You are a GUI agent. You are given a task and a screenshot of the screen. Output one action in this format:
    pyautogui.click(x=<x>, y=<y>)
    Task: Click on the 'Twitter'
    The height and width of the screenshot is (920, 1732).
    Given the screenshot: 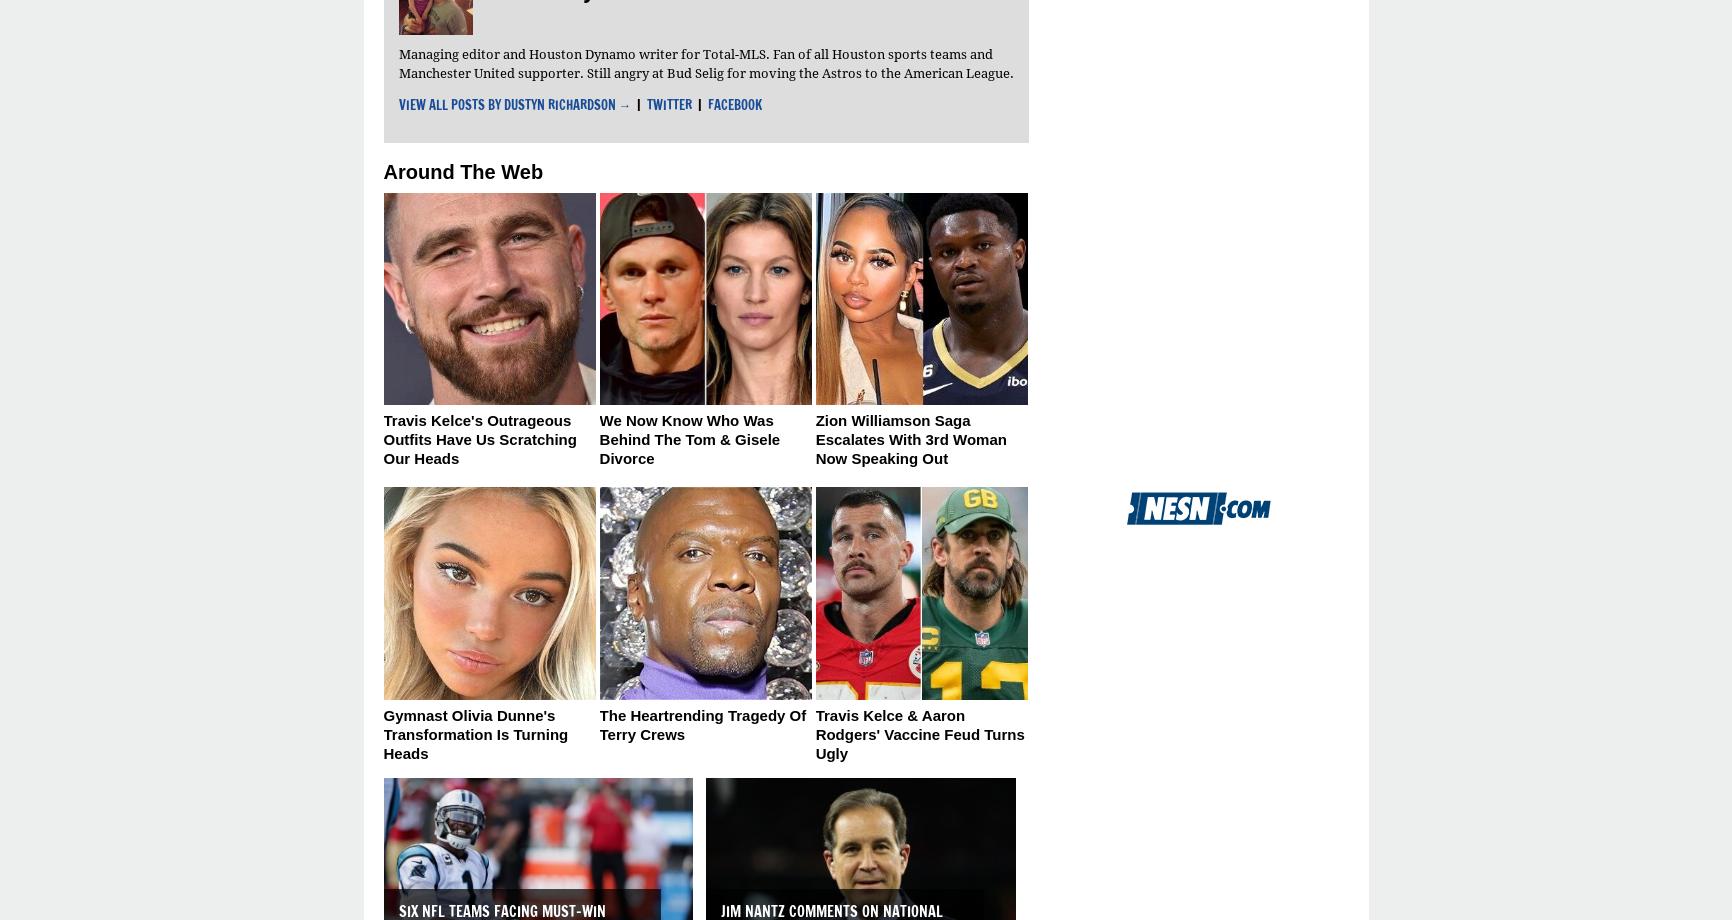 What is the action you would take?
    pyautogui.click(x=647, y=103)
    